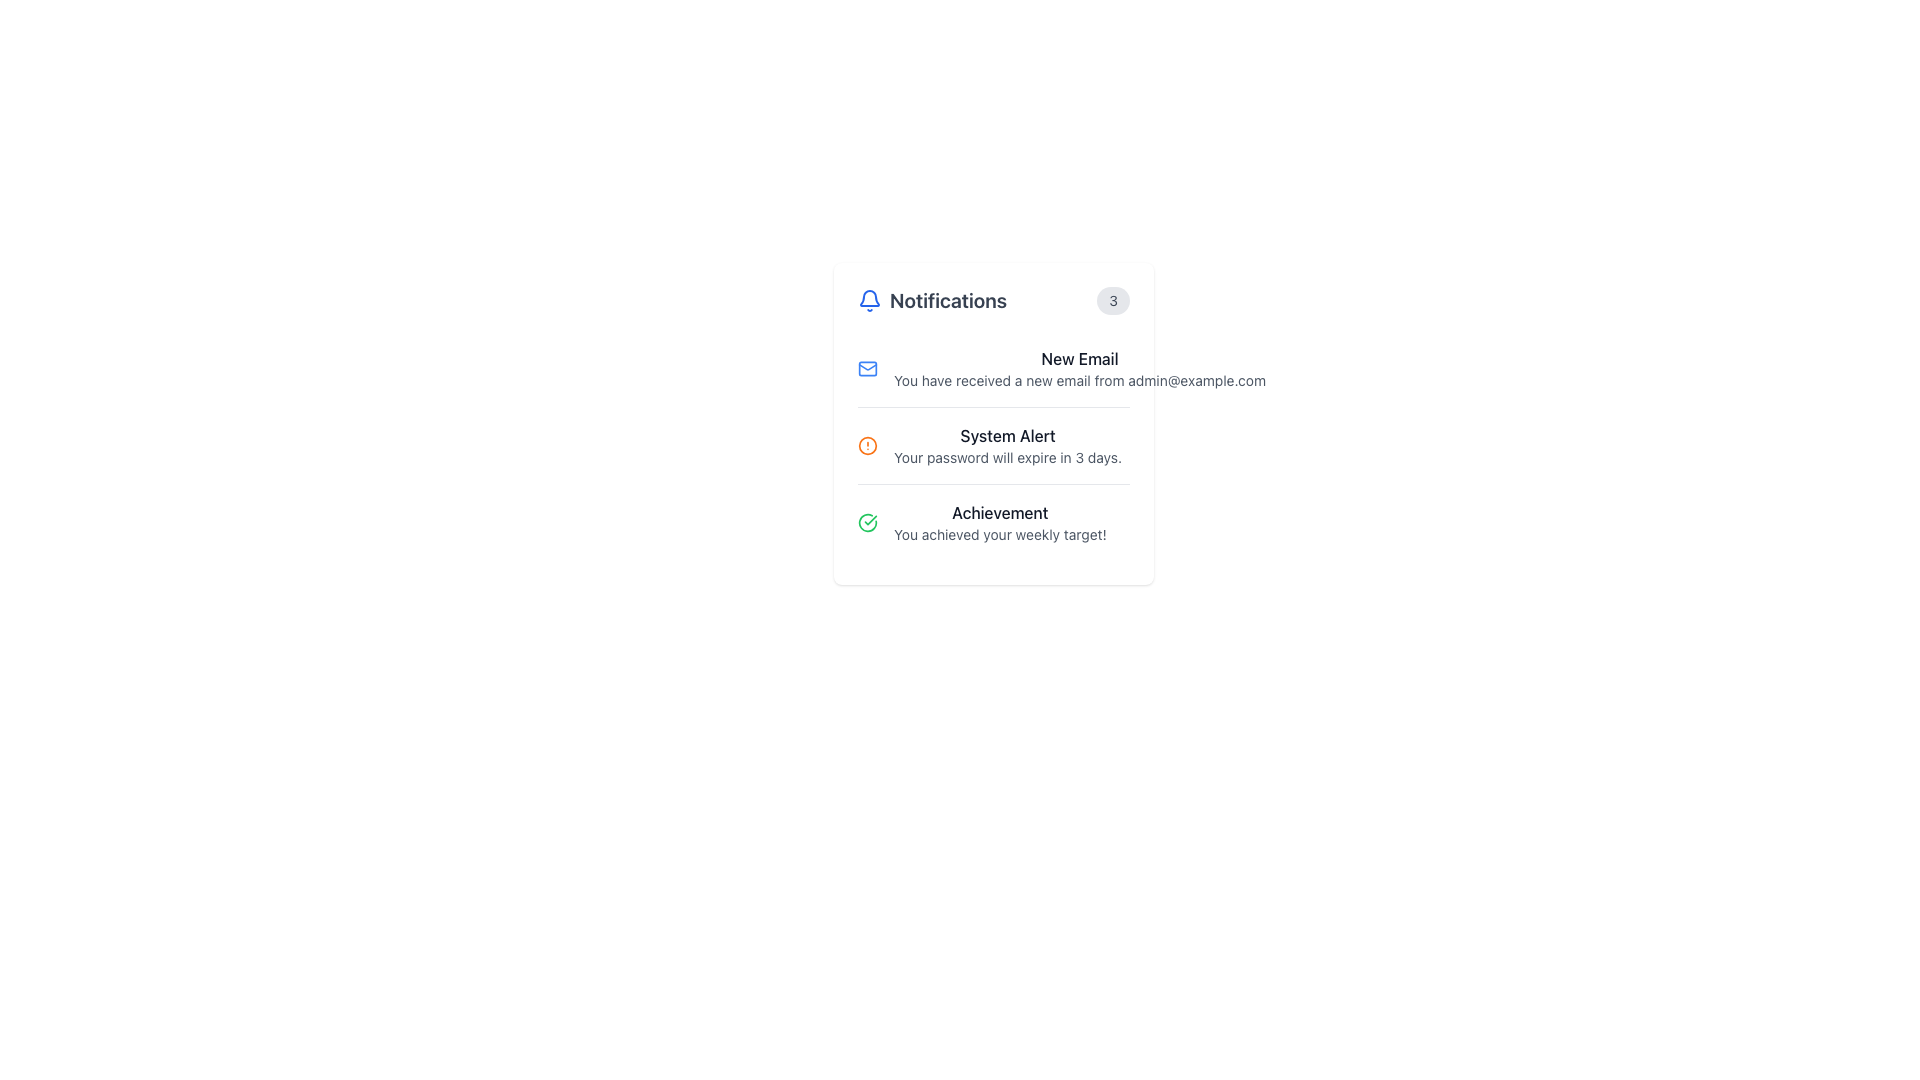 Image resolution: width=1920 pixels, height=1080 pixels. Describe the element at coordinates (1008, 445) in the screenshot. I see `second notification item in the vertically stacked notification list, which informs users about an upcoming event (password expiration in 3 days)` at that location.